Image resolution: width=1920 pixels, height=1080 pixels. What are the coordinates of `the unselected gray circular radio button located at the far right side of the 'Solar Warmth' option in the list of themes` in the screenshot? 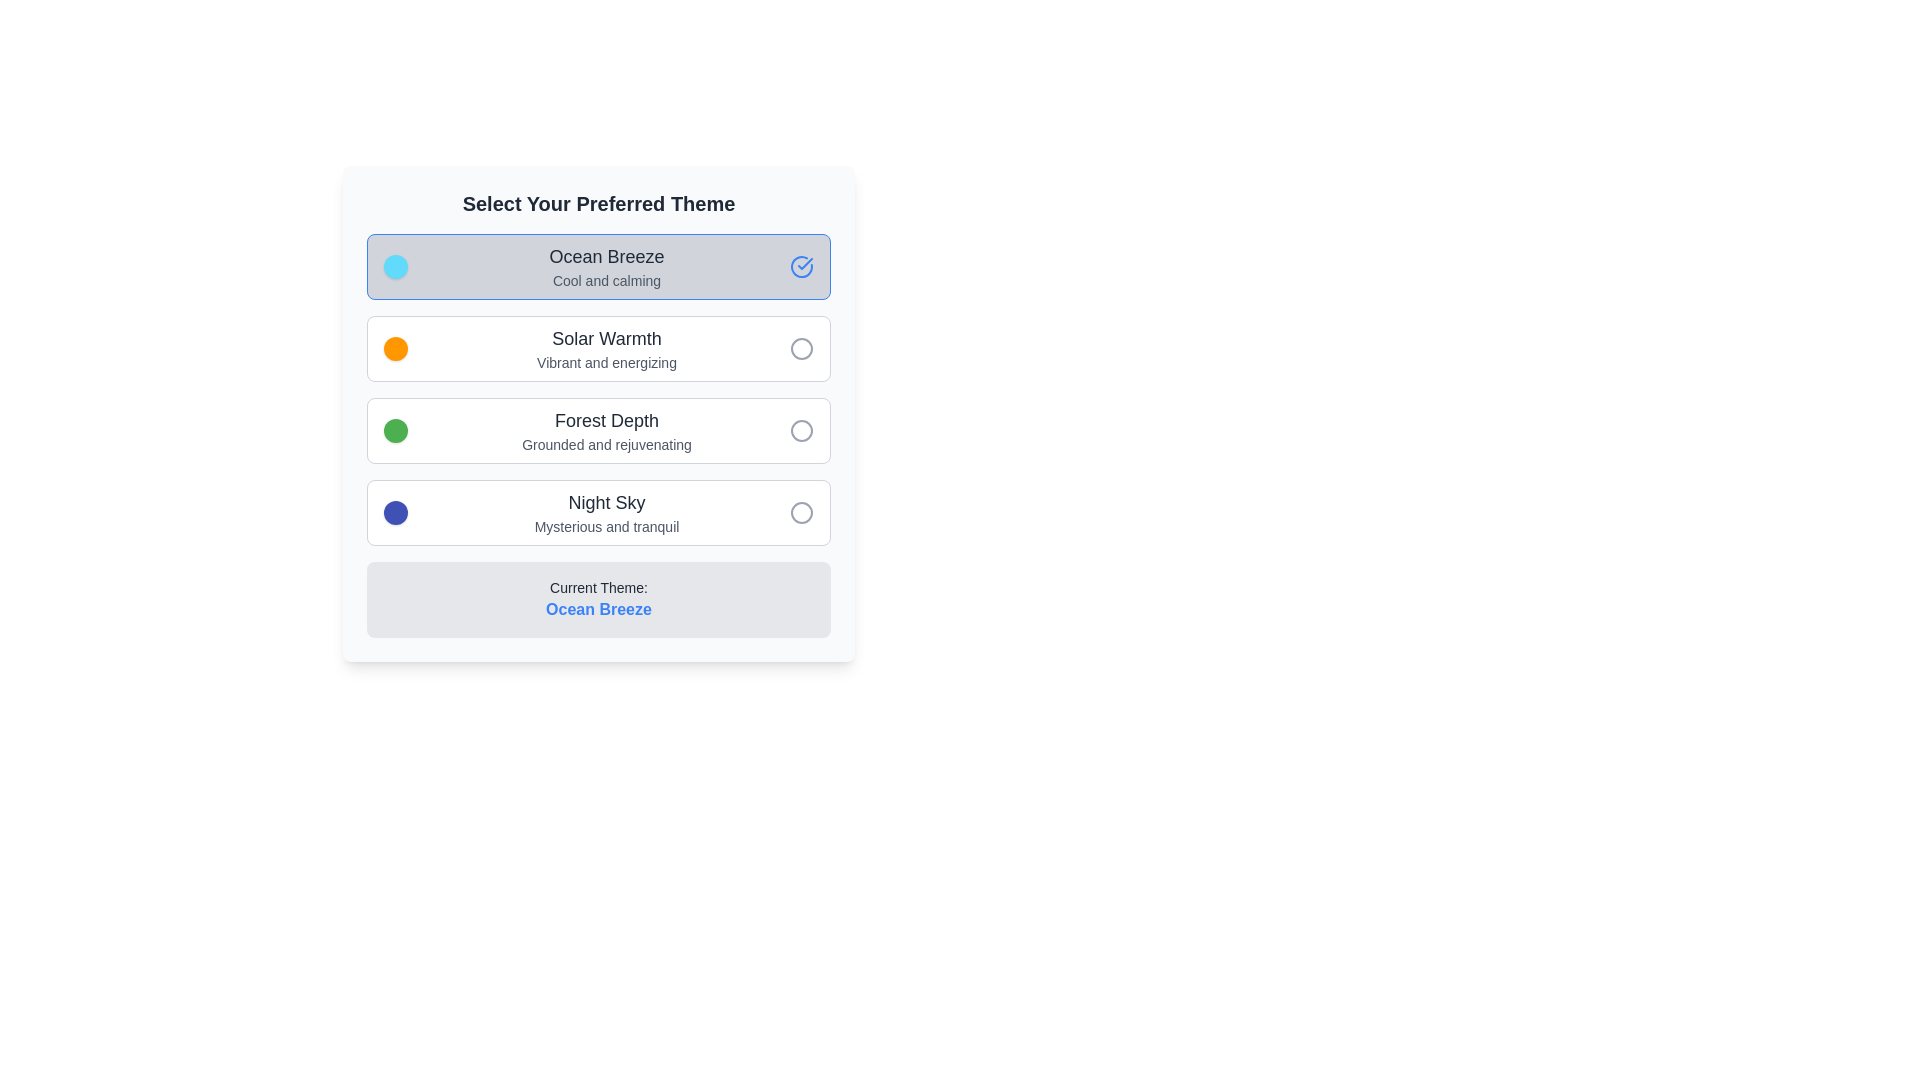 It's located at (801, 347).